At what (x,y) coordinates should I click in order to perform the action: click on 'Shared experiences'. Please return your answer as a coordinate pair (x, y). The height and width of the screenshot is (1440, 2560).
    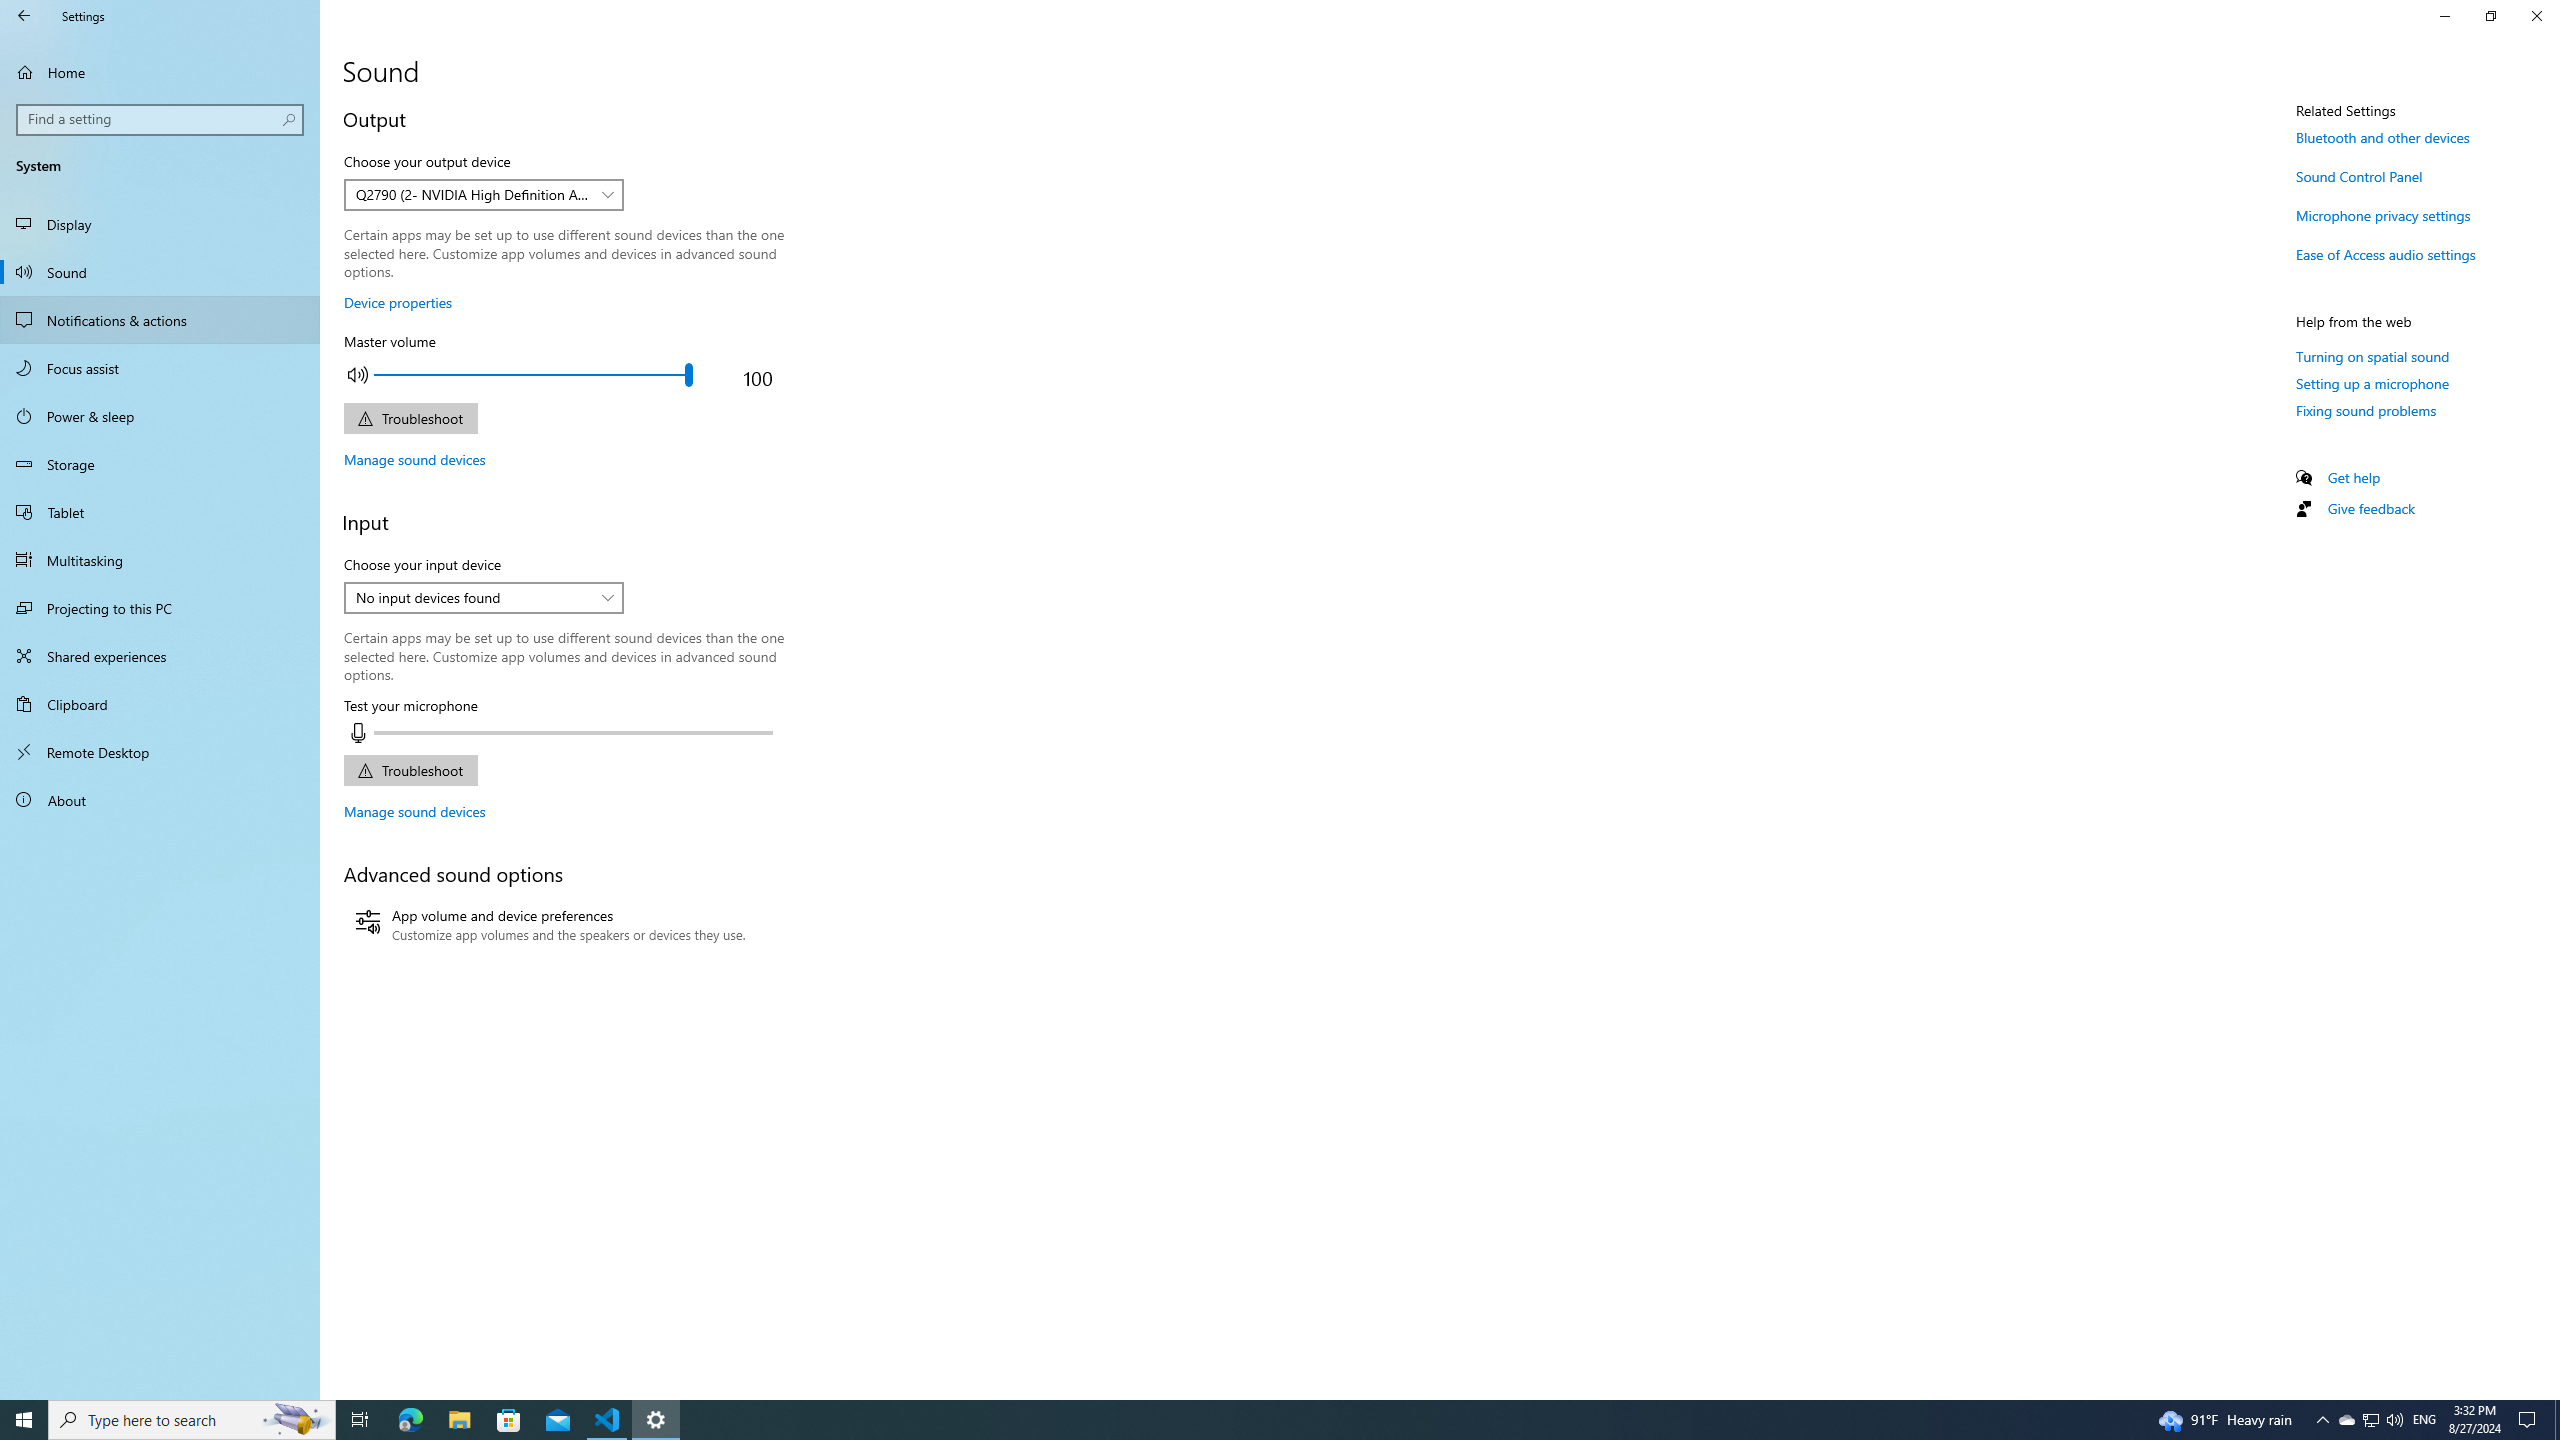
    Looking at the image, I should click on (159, 654).